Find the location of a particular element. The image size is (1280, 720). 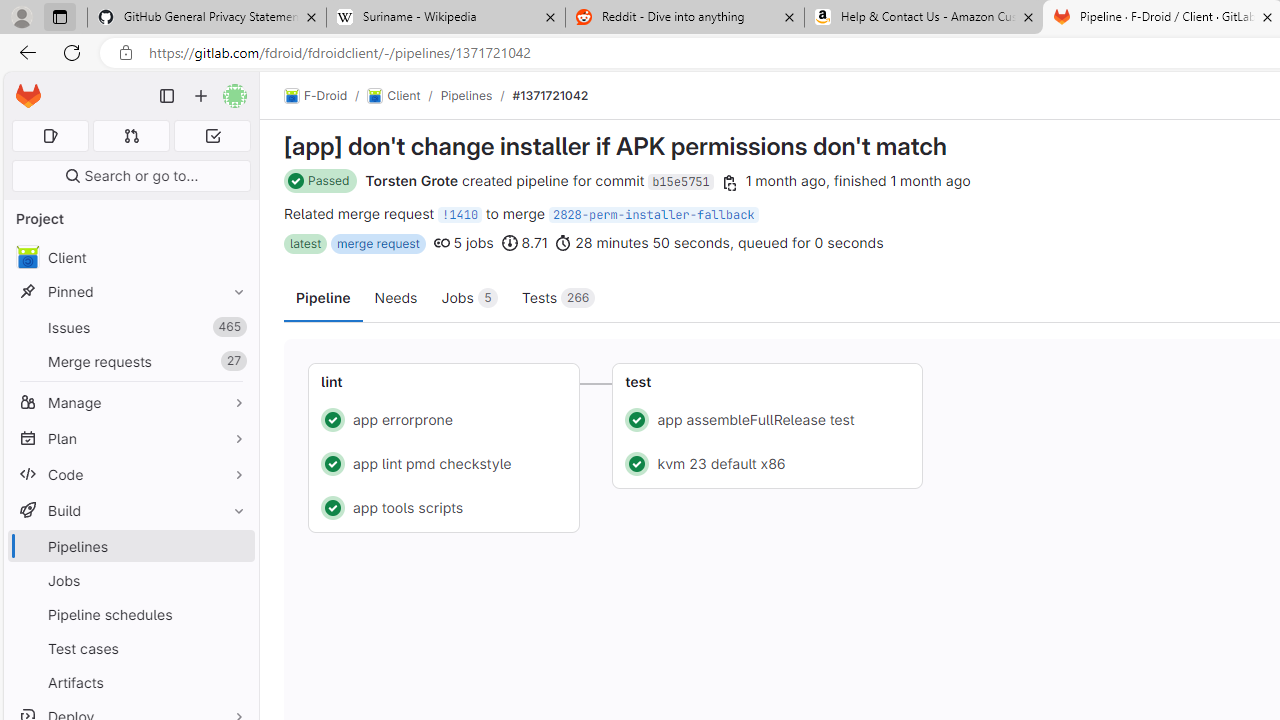

'Plan' is located at coordinates (130, 437).